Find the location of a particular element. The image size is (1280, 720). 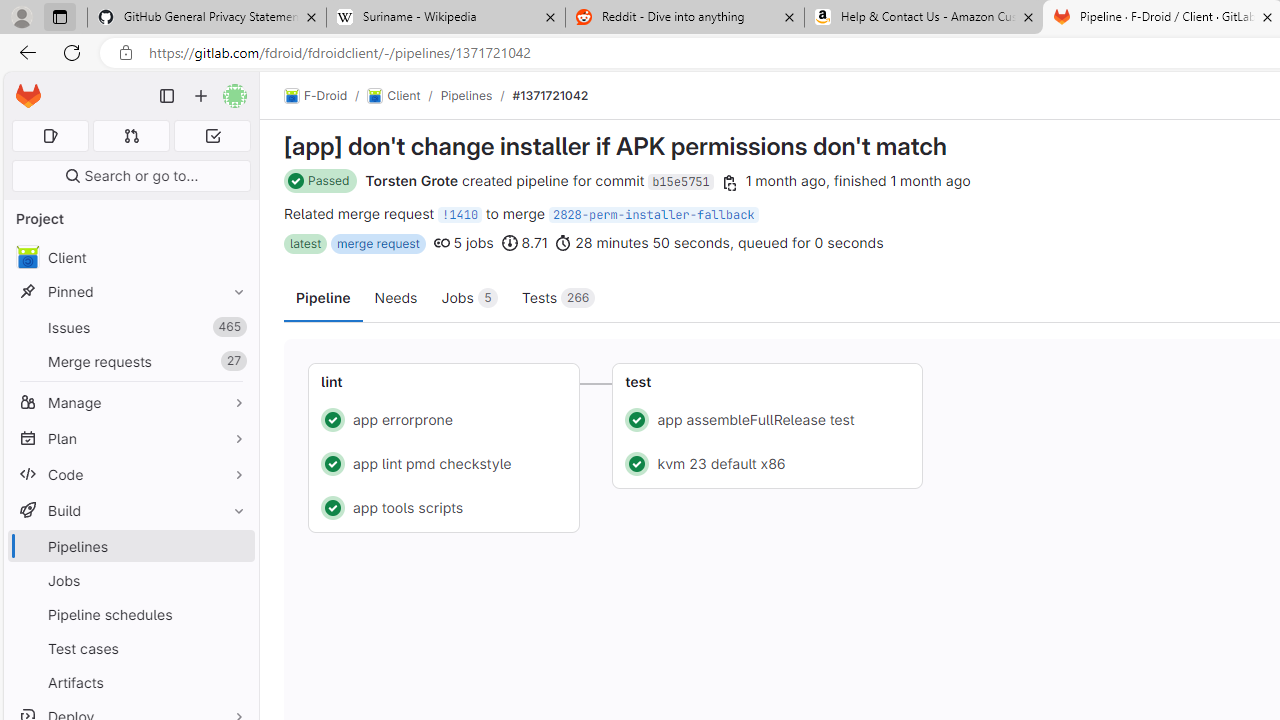

'Plan' is located at coordinates (130, 437).